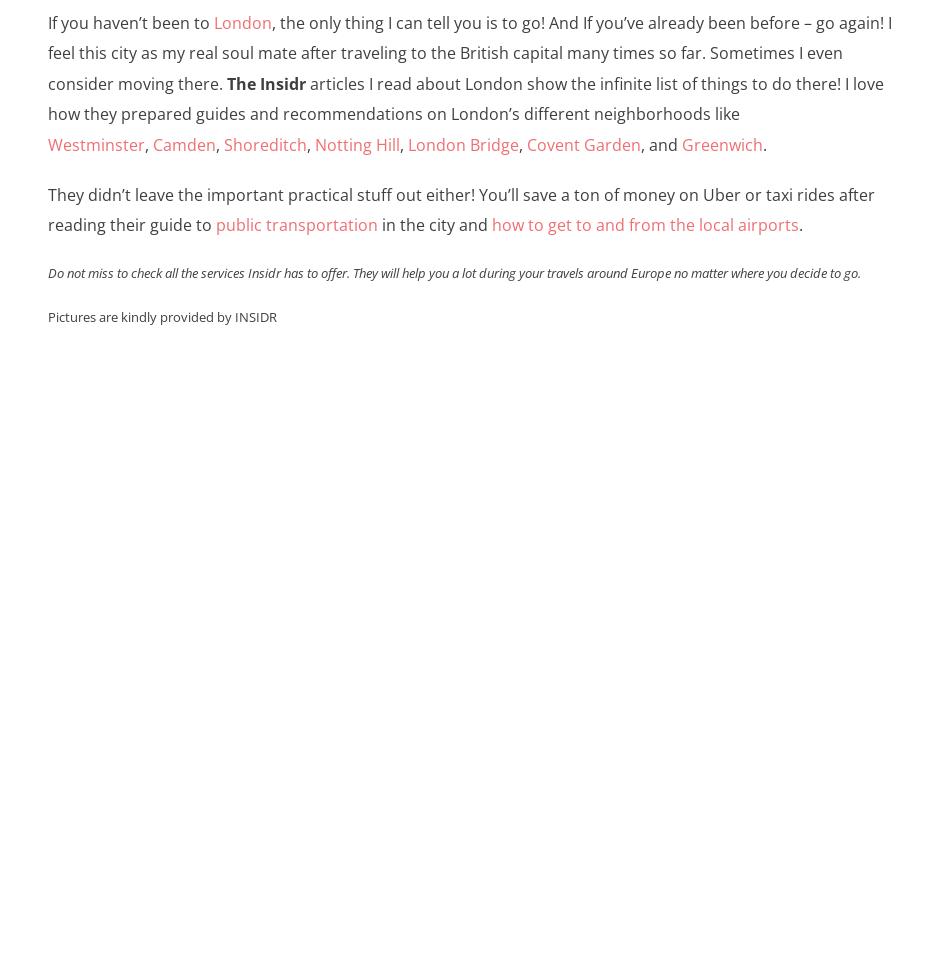  I want to click on 'Greenwich', so click(720, 143).